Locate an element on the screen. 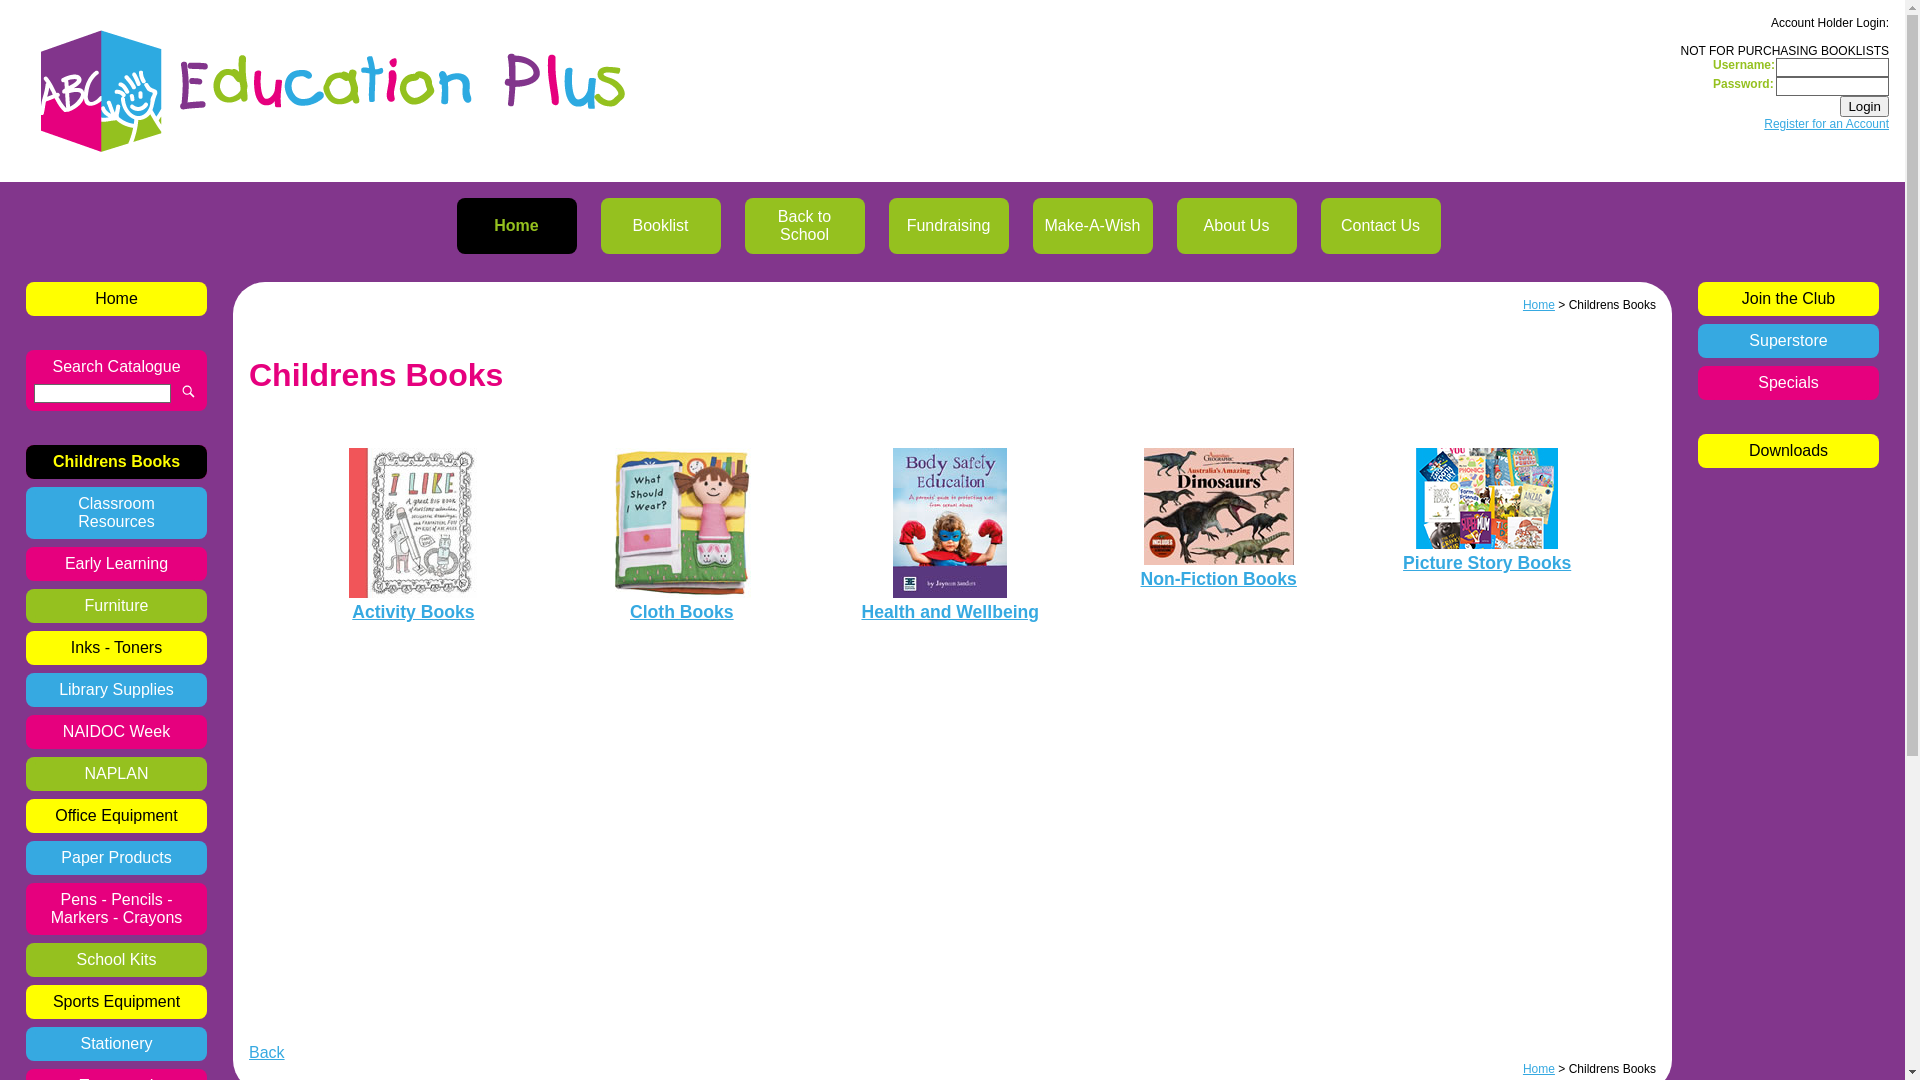  'NAPLAN' is located at coordinates (115, 773).